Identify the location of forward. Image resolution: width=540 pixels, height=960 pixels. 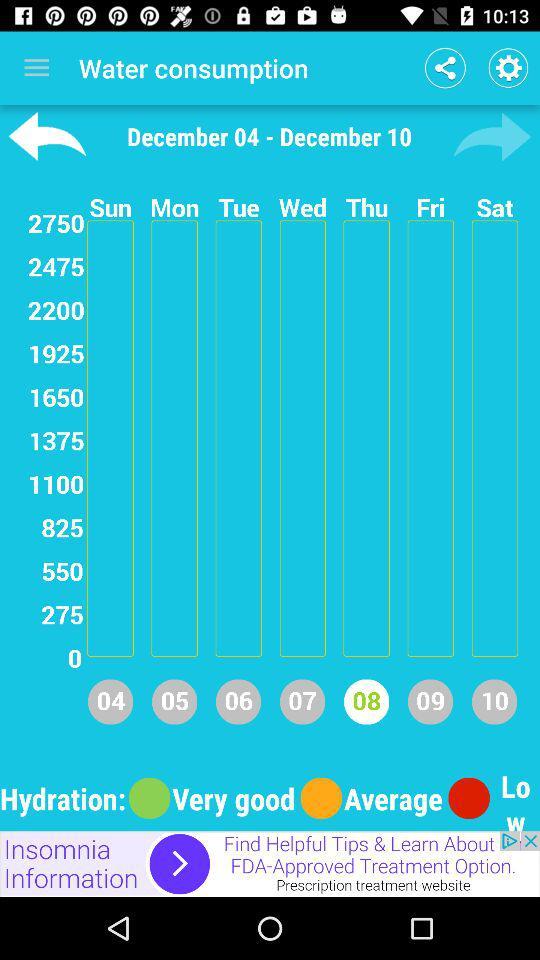
(491, 135).